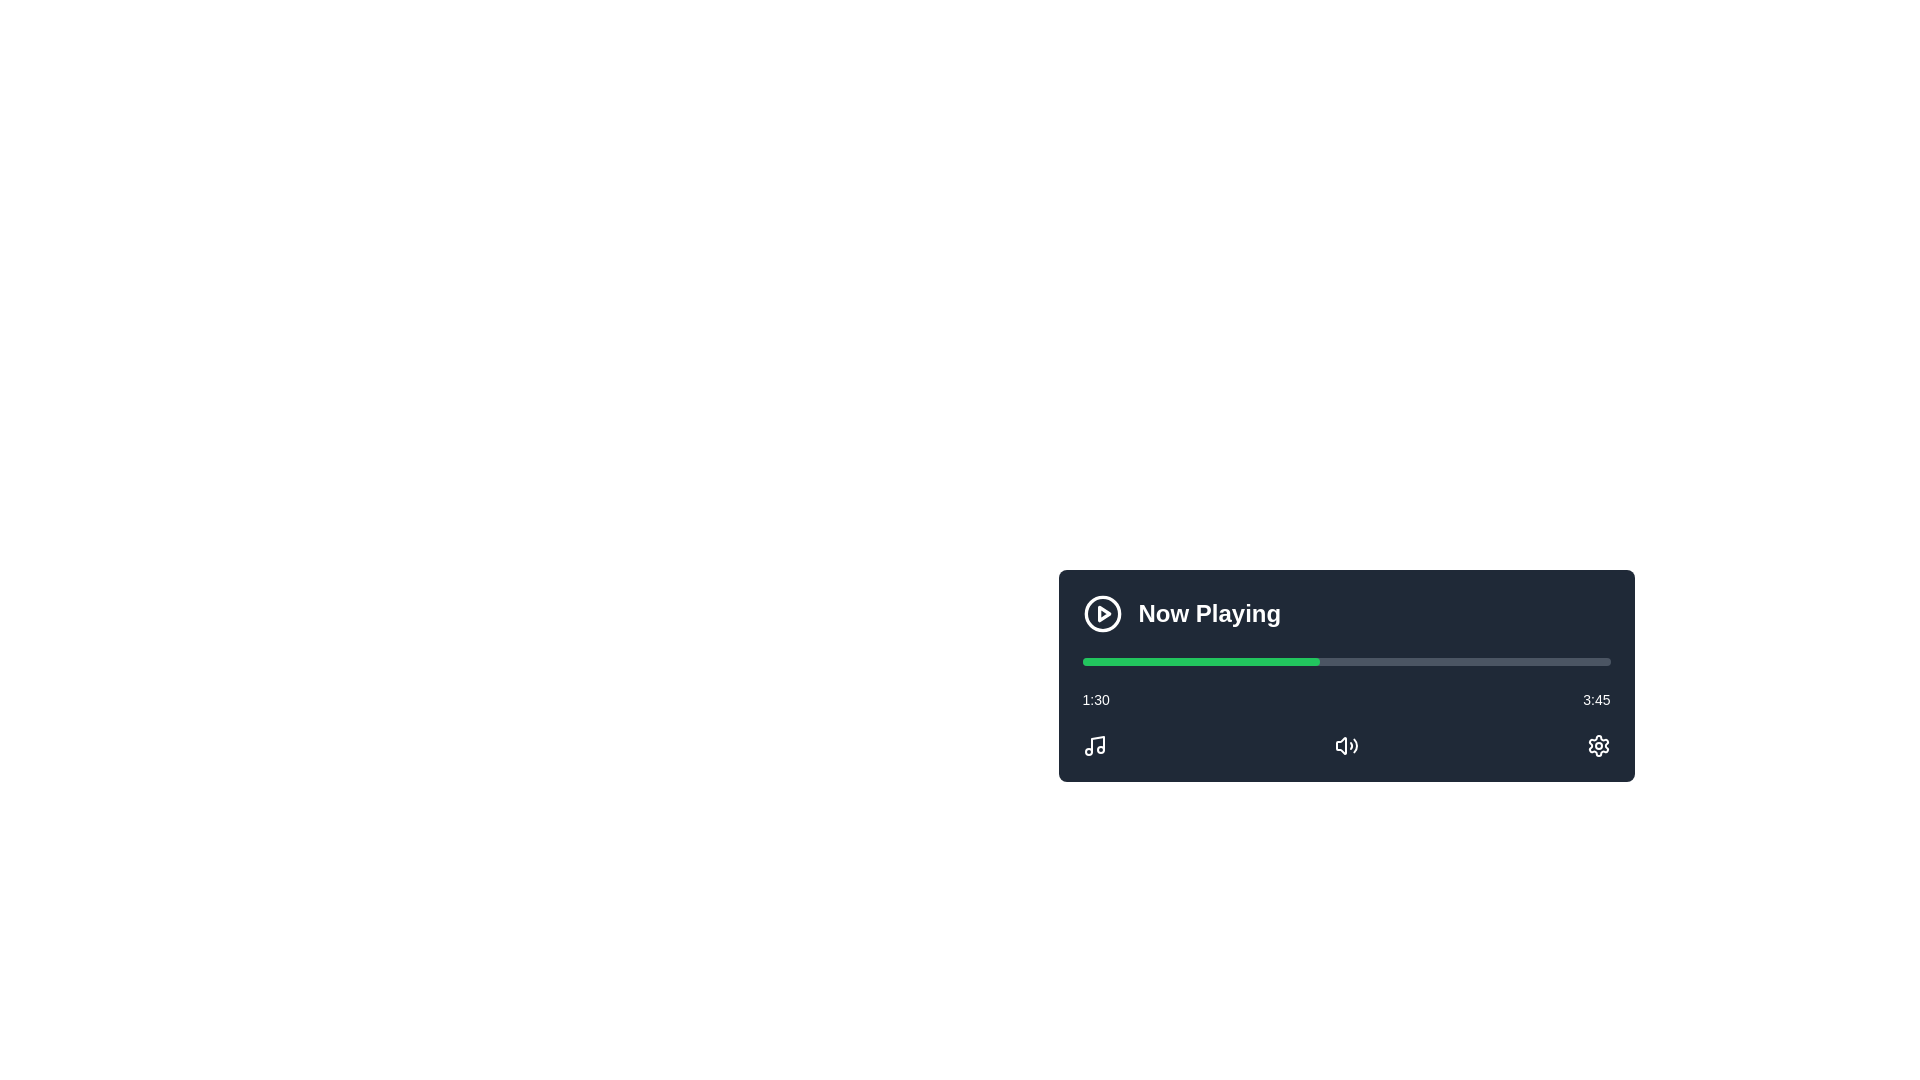 The width and height of the screenshot is (1920, 1080). Describe the element at coordinates (1346, 745) in the screenshot. I see `the speaker icon in the Horizontal Toolbar located at the bottom of the music player interface to adjust volume settings` at that location.